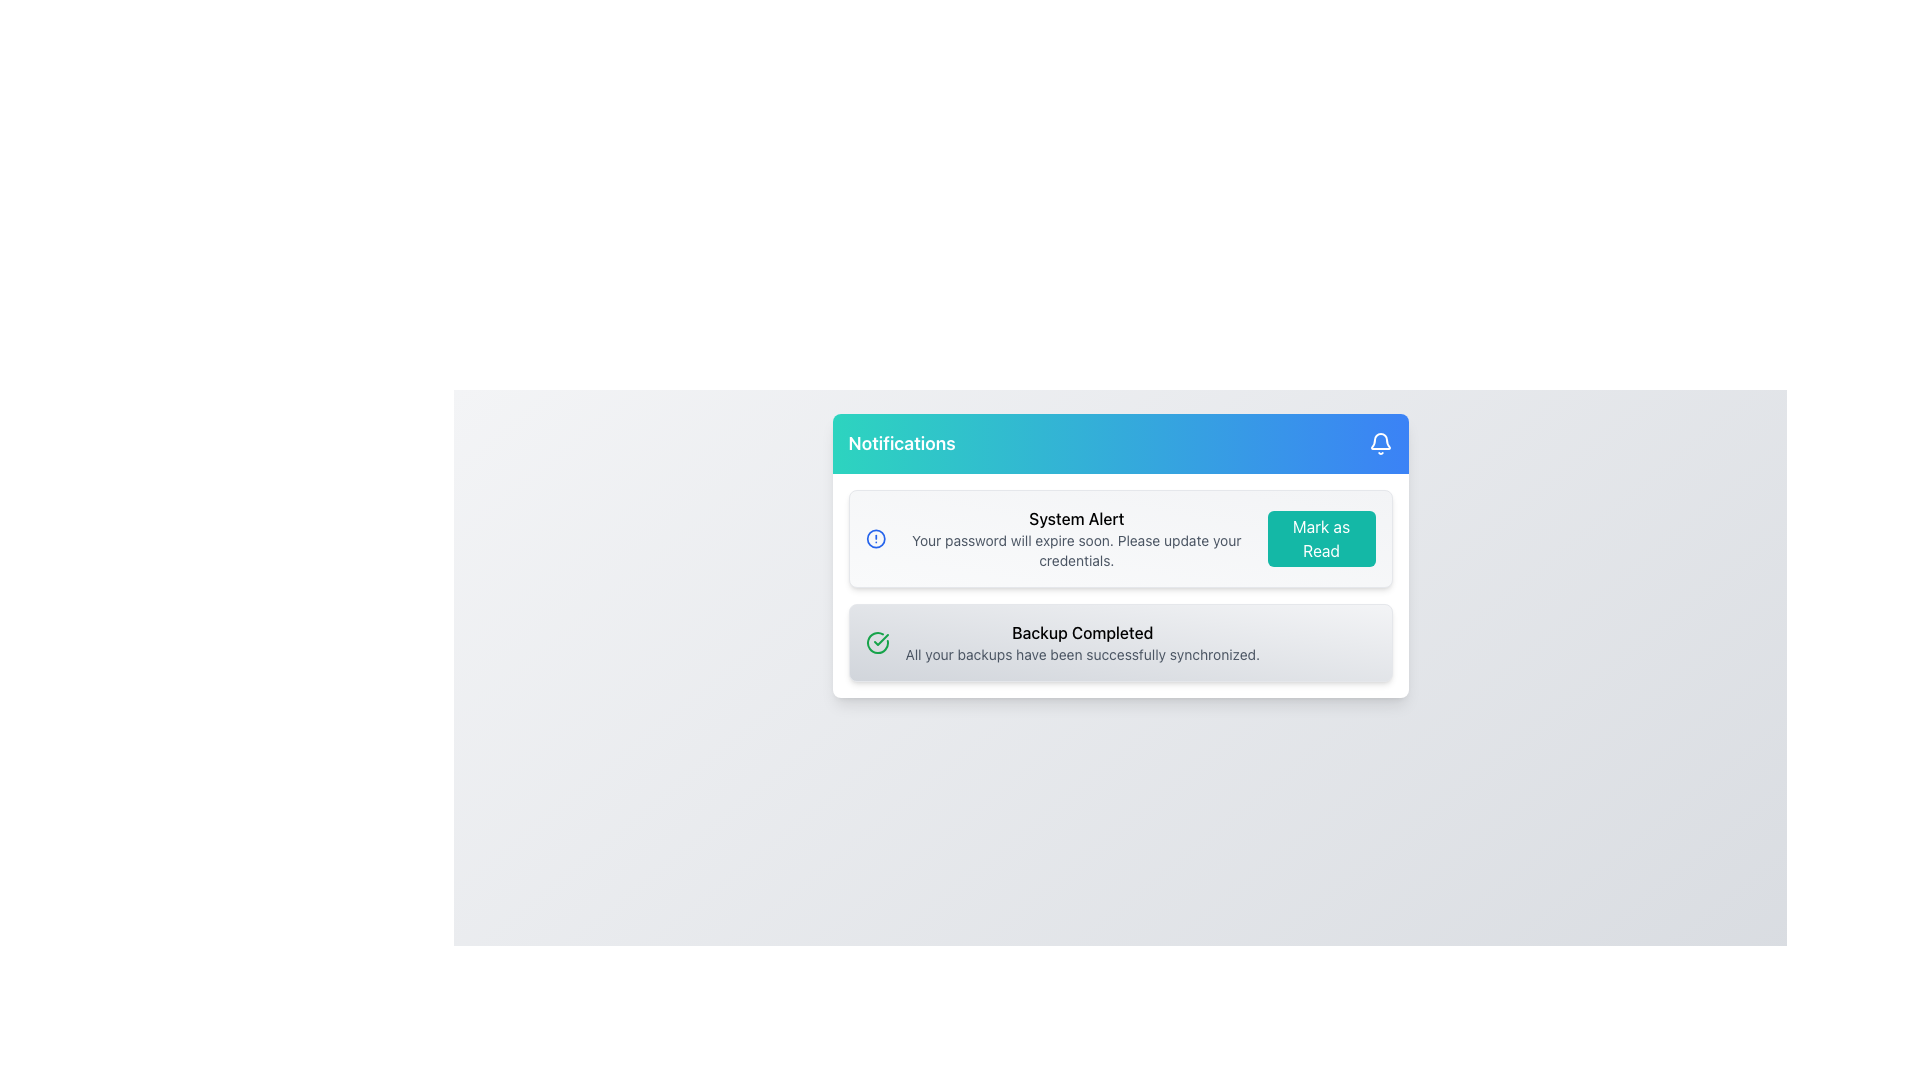 Image resolution: width=1920 pixels, height=1080 pixels. What do you see at coordinates (1379, 442) in the screenshot?
I see `the bell icon in the top-right corner of the notifications panel header, which serves as a notification indicator` at bounding box center [1379, 442].